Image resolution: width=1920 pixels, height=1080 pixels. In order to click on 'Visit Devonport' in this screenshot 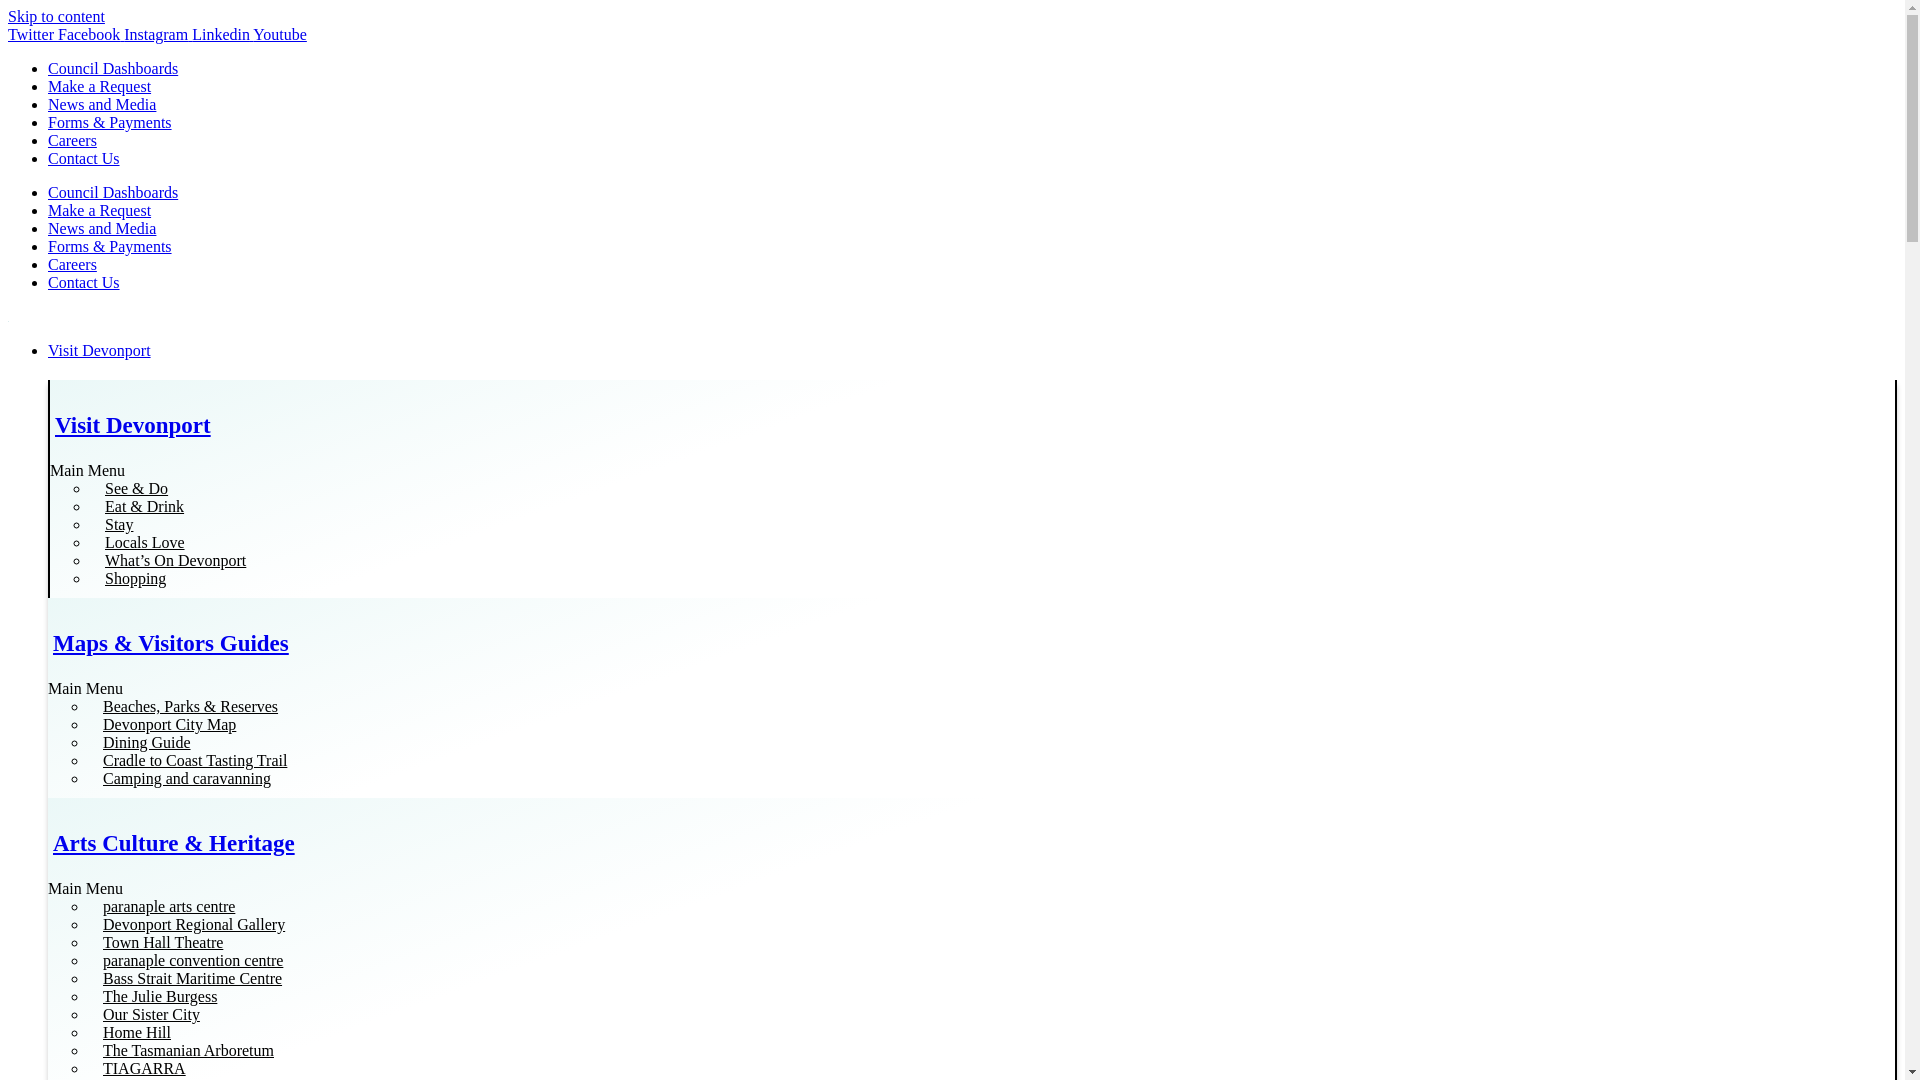, I will do `click(132, 424)`.